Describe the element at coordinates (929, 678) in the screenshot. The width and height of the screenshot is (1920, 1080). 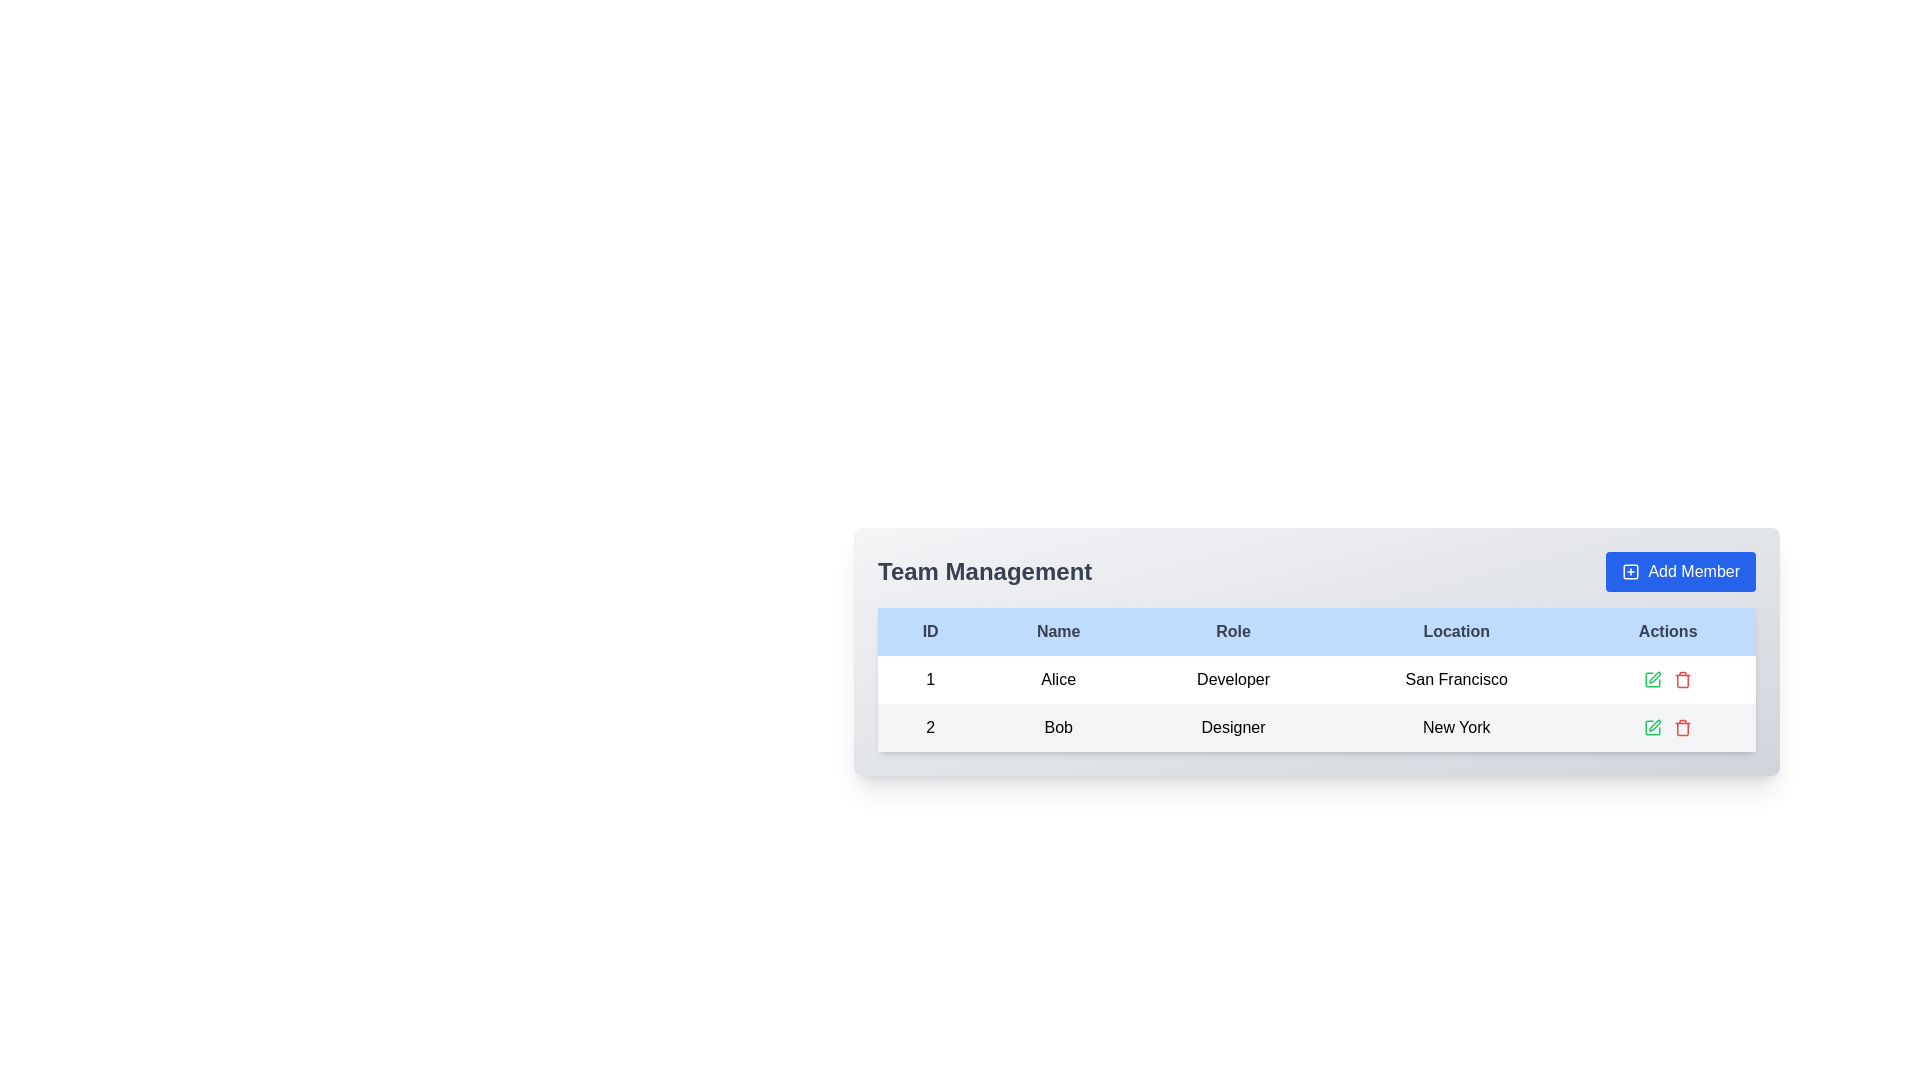
I see `the text label displaying the numeral '1' located in the first cell of the first row under the 'ID' column in the tabular interface` at that location.